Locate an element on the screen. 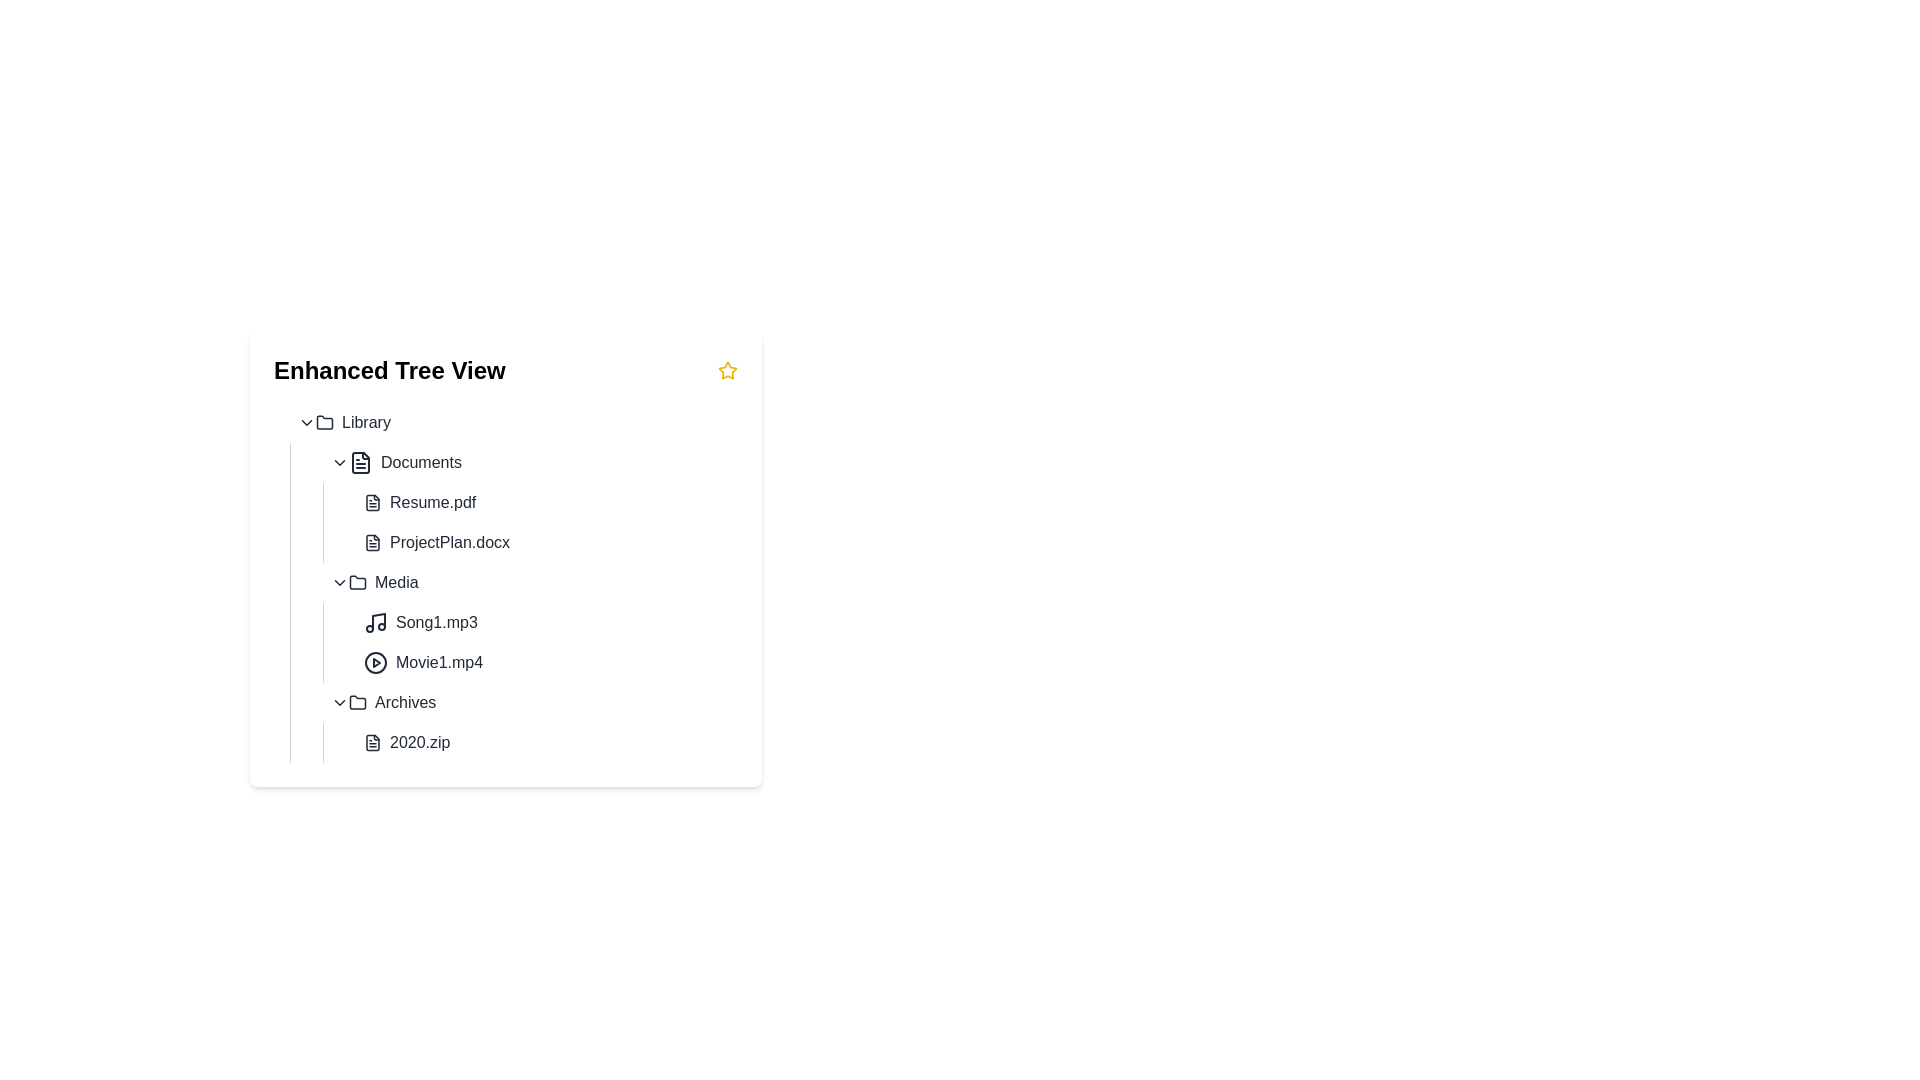 This screenshot has width=1920, height=1080. on the file entry 'Song1.mp3' located under the 'Media' section in the directory listing is located at coordinates (530, 622).